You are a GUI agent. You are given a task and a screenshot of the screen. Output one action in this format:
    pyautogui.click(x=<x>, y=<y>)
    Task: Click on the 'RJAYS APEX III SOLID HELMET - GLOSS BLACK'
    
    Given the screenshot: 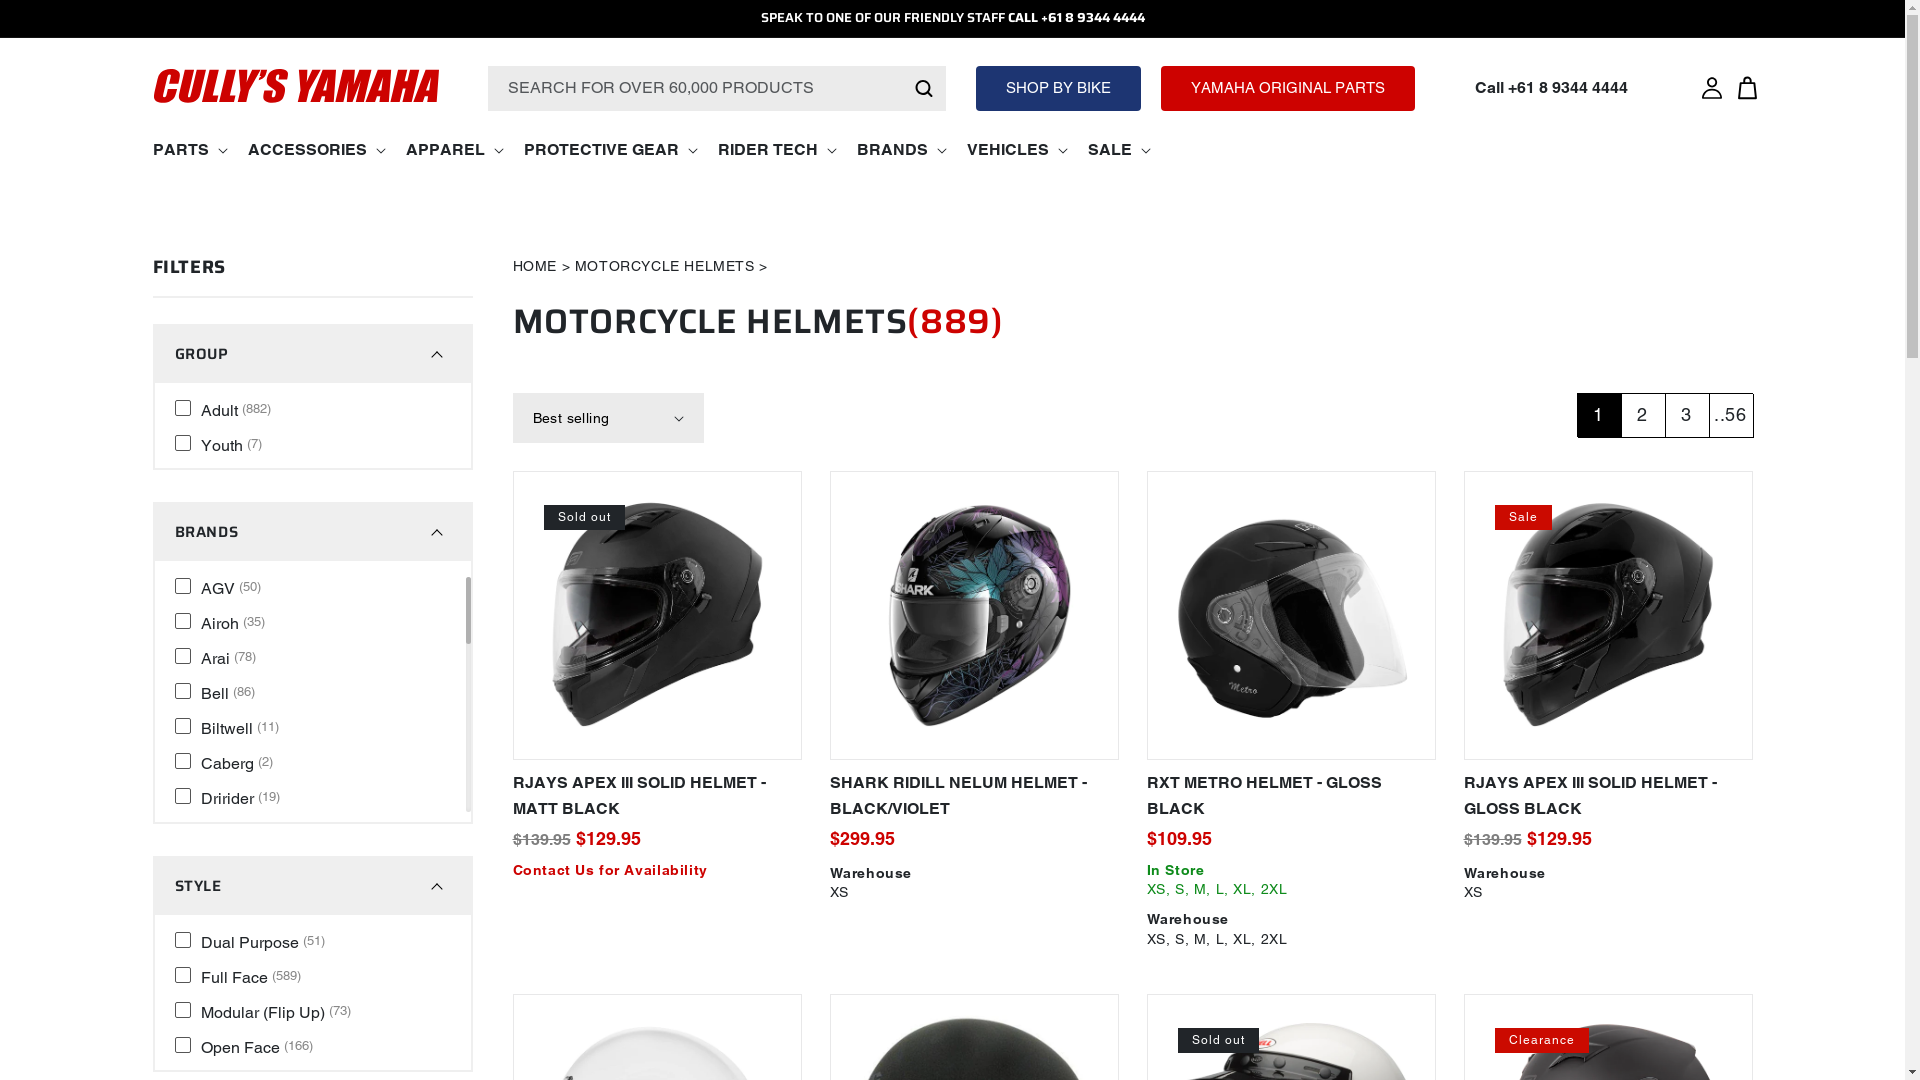 What is the action you would take?
    pyautogui.click(x=1608, y=795)
    